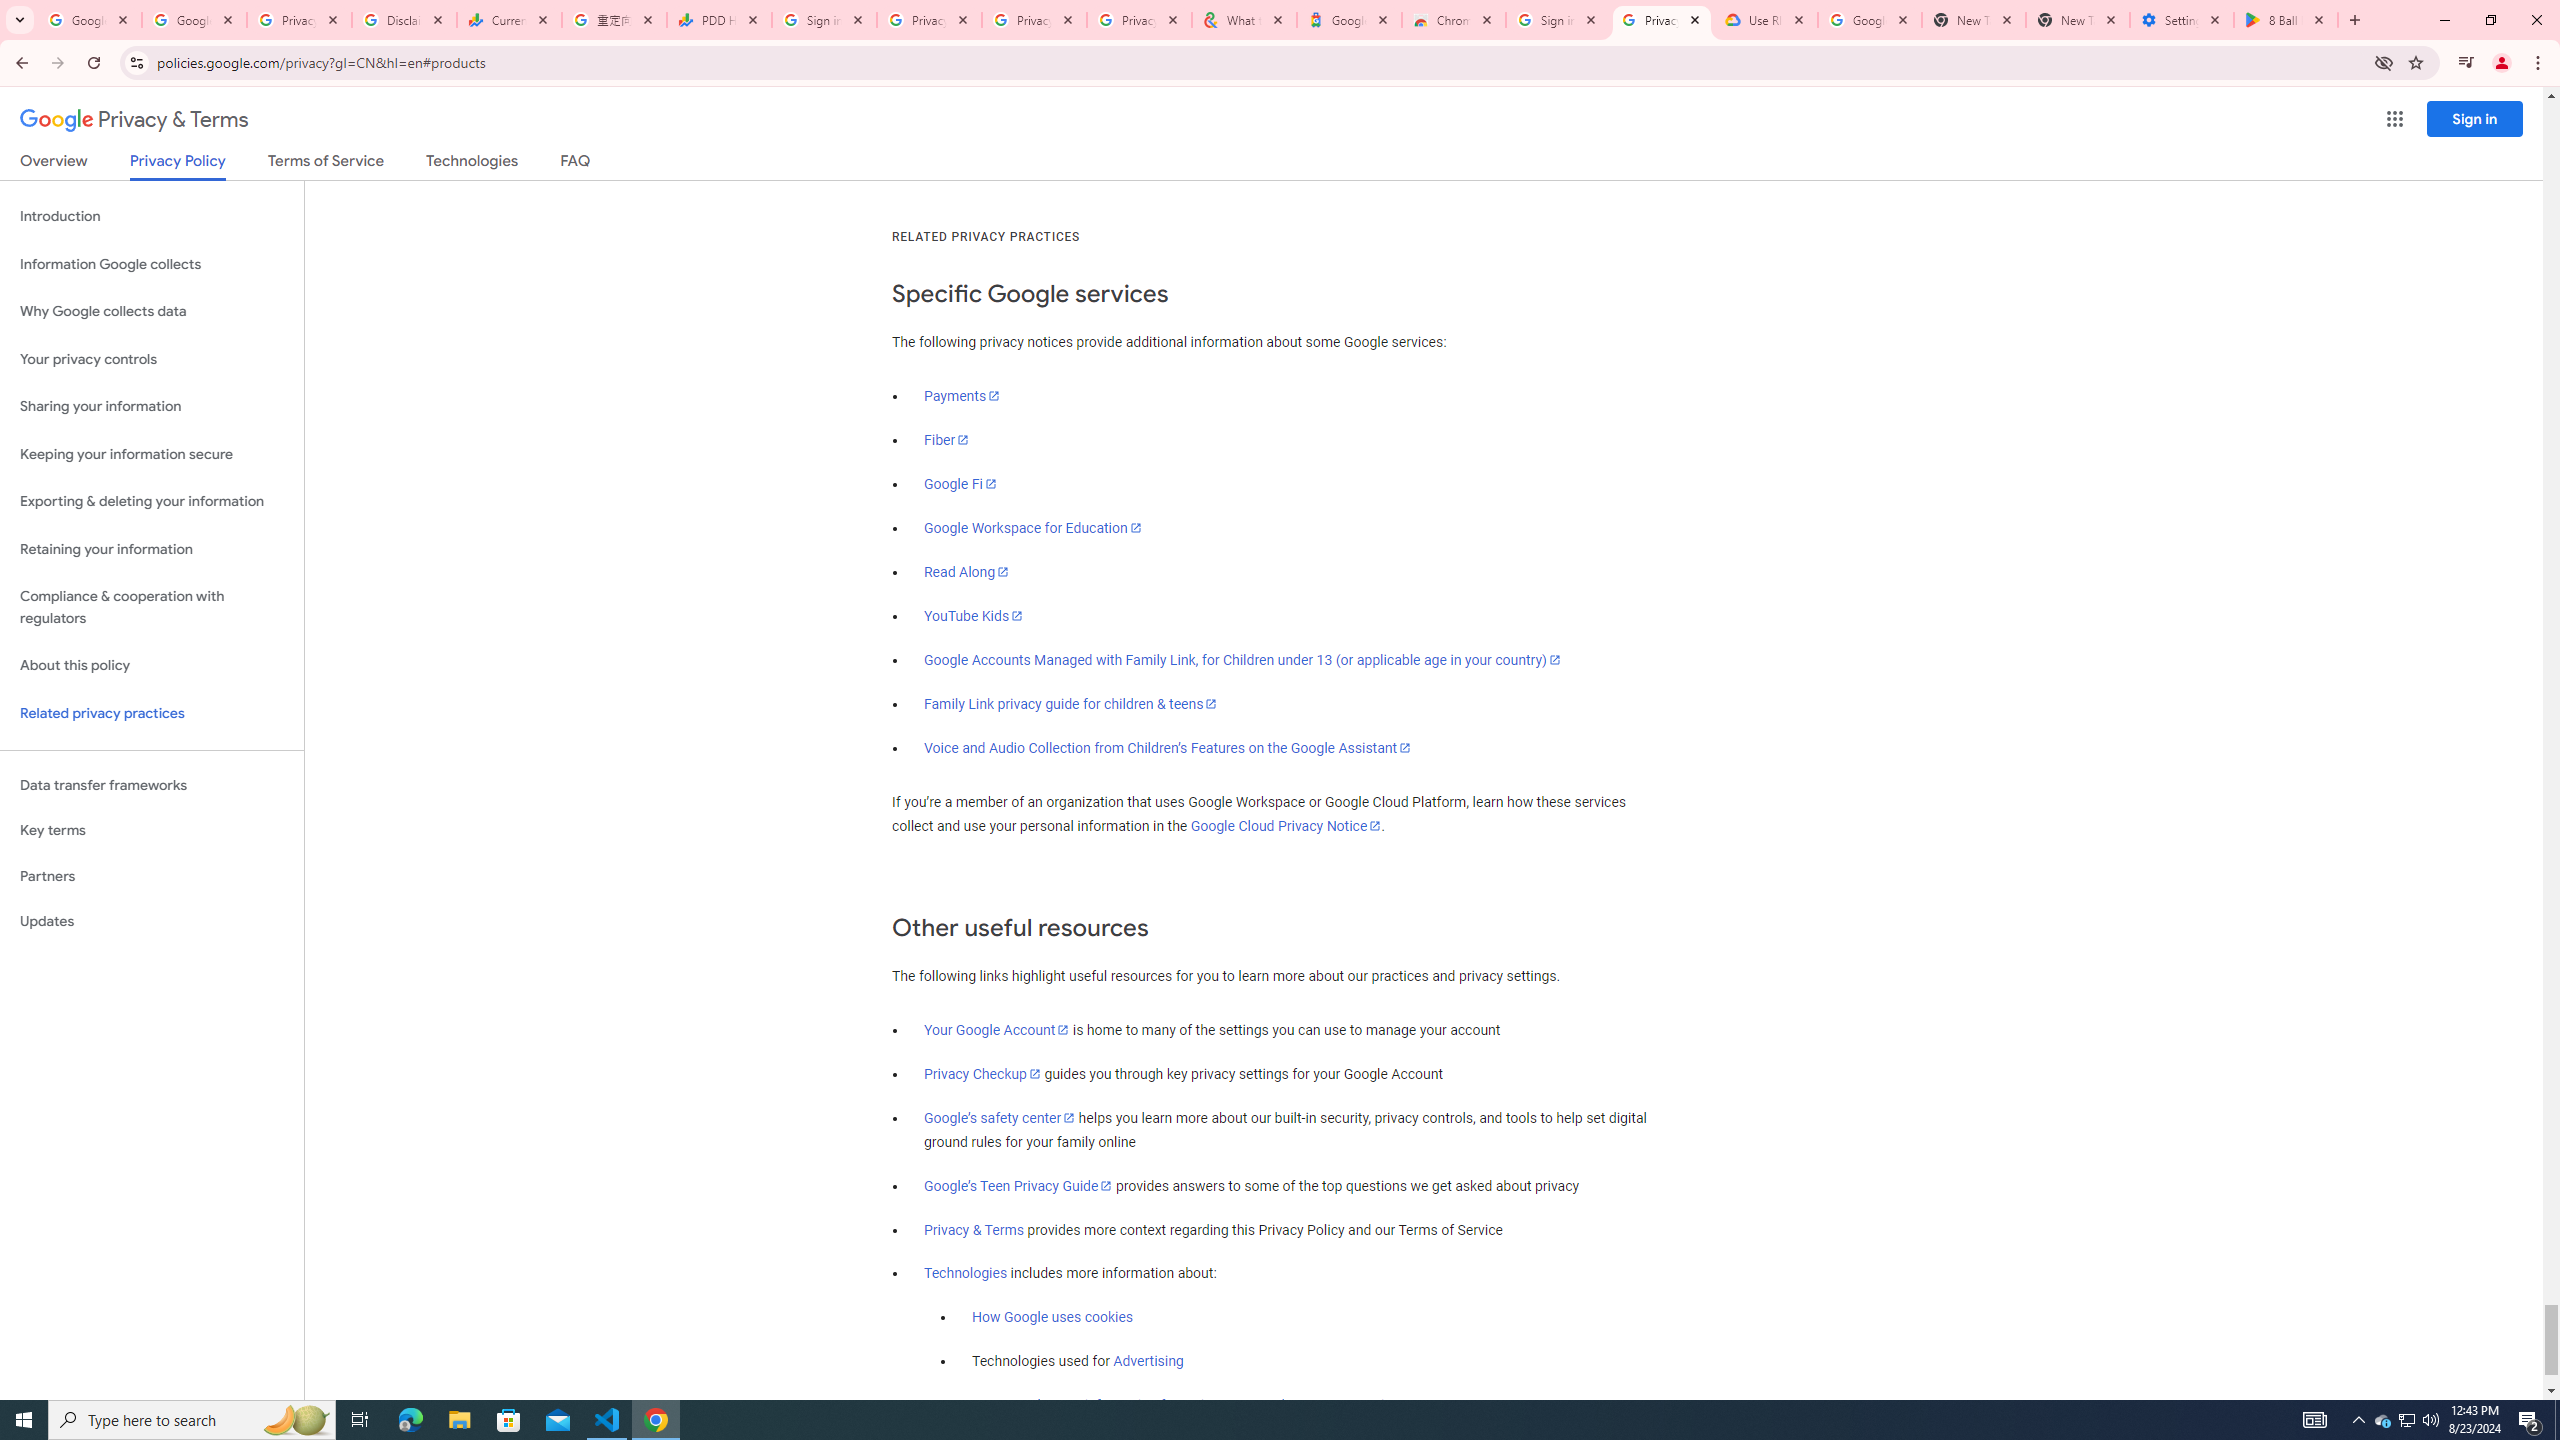  What do you see at coordinates (151, 501) in the screenshot?
I see `'Exporting & deleting your information'` at bounding box center [151, 501].